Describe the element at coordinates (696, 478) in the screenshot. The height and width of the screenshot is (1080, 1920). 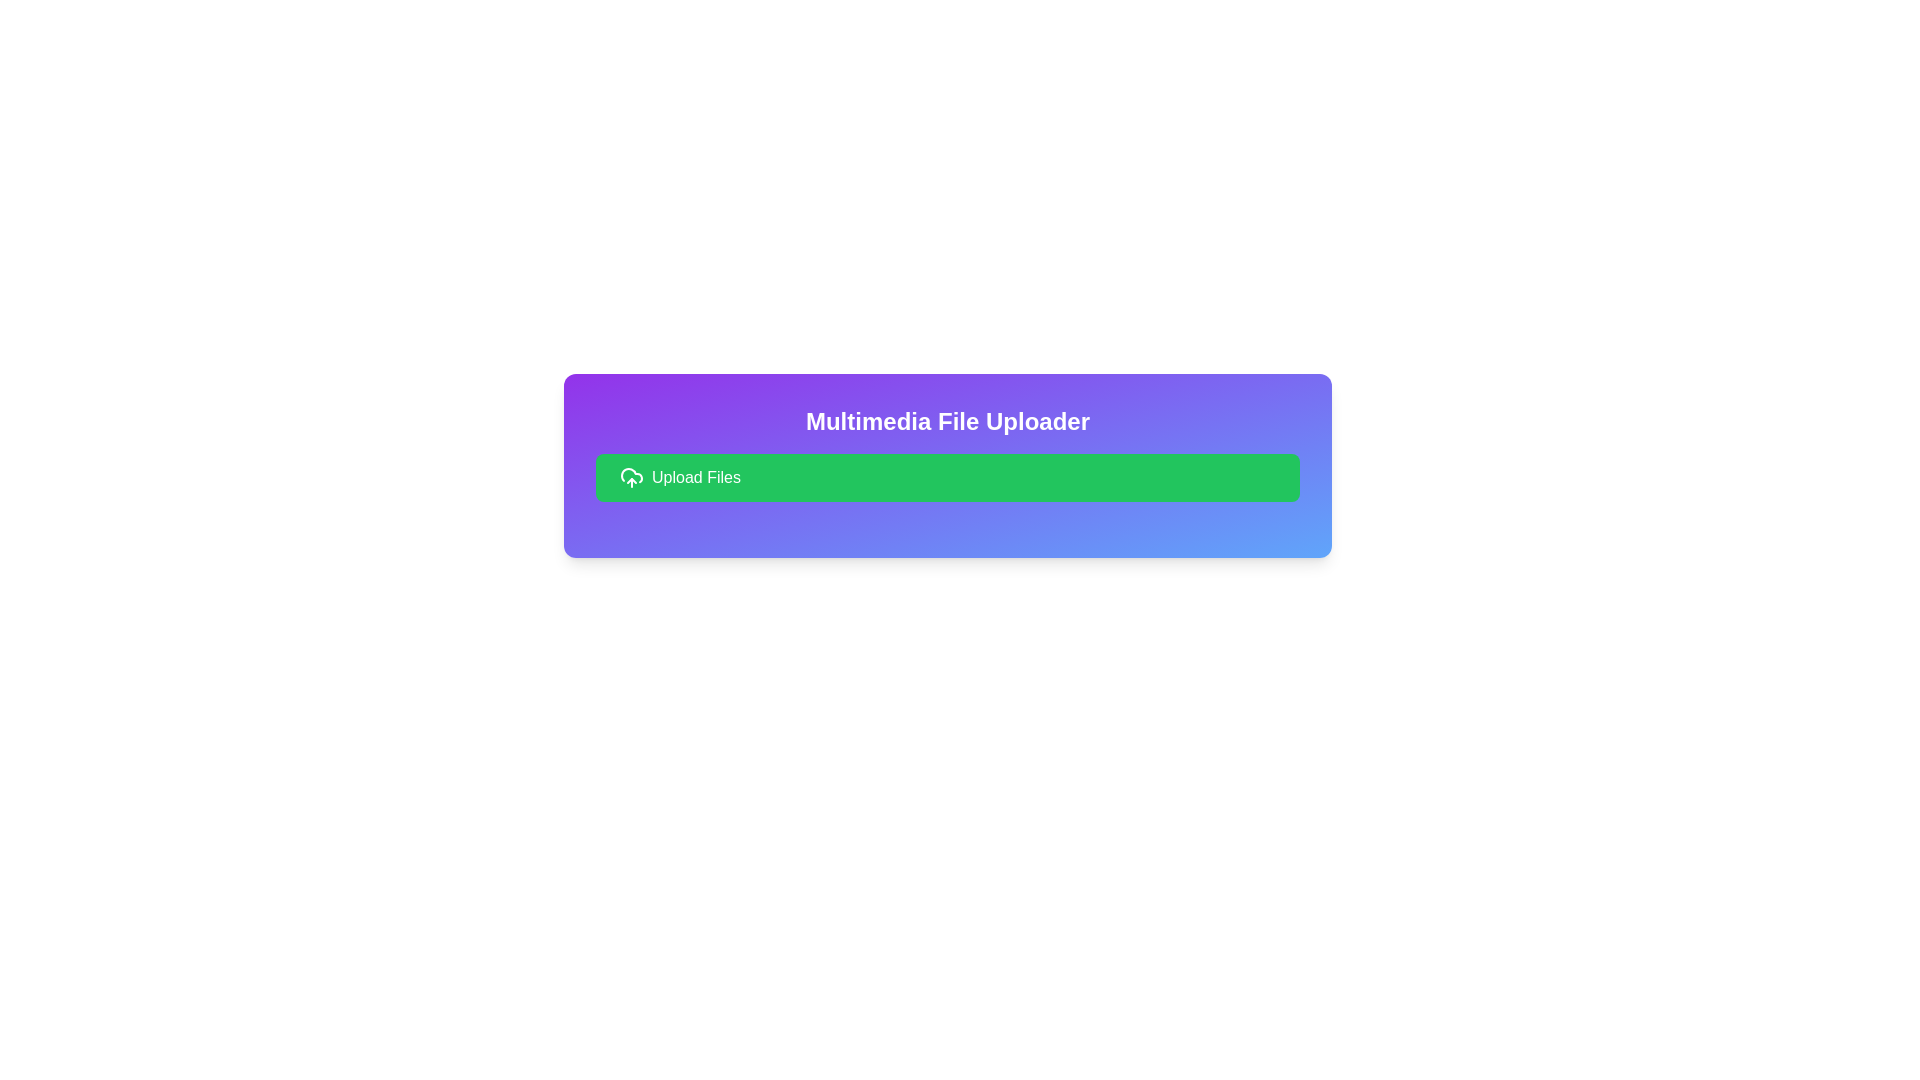
I see `the 'Upload Files' button` at that location.